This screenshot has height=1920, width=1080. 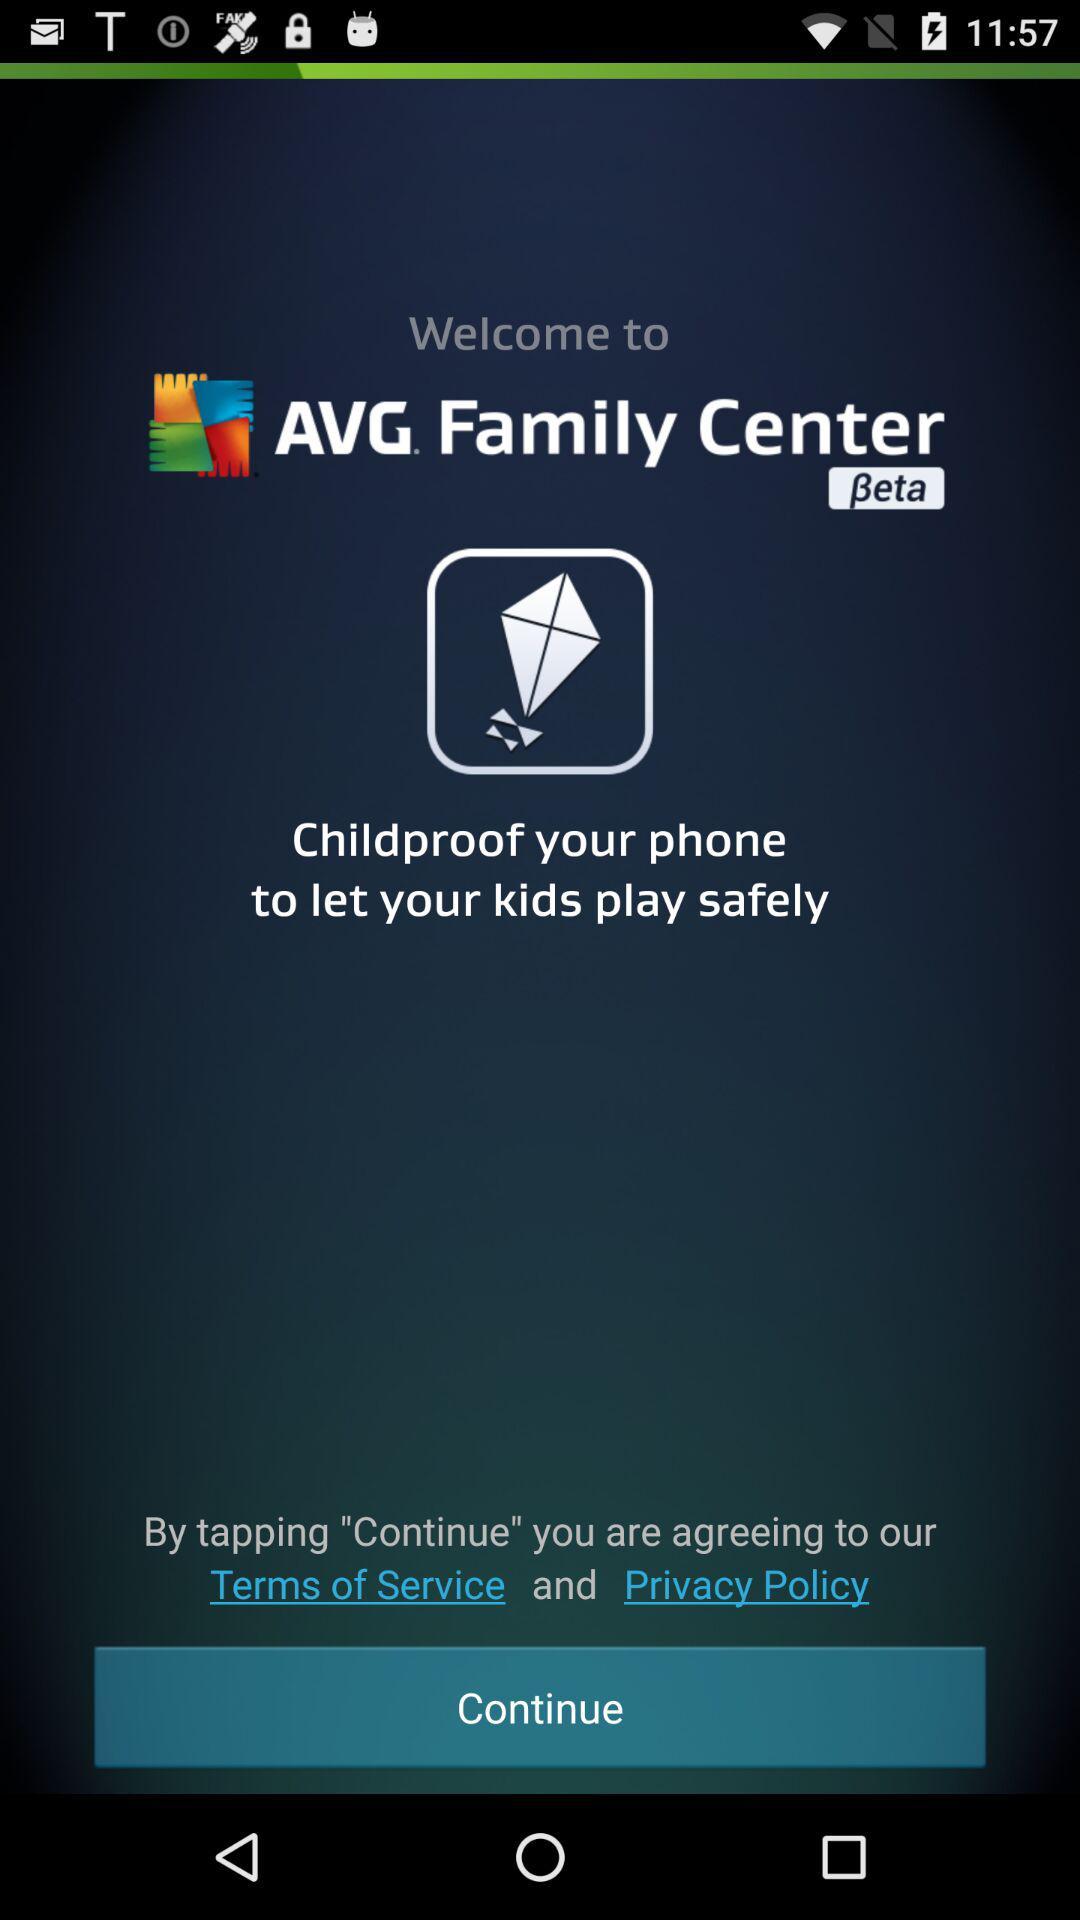 What do you see at coordinates (746, 1582) in the screenshot?
I see `the app next to and` at bounding box center [746, 1582].